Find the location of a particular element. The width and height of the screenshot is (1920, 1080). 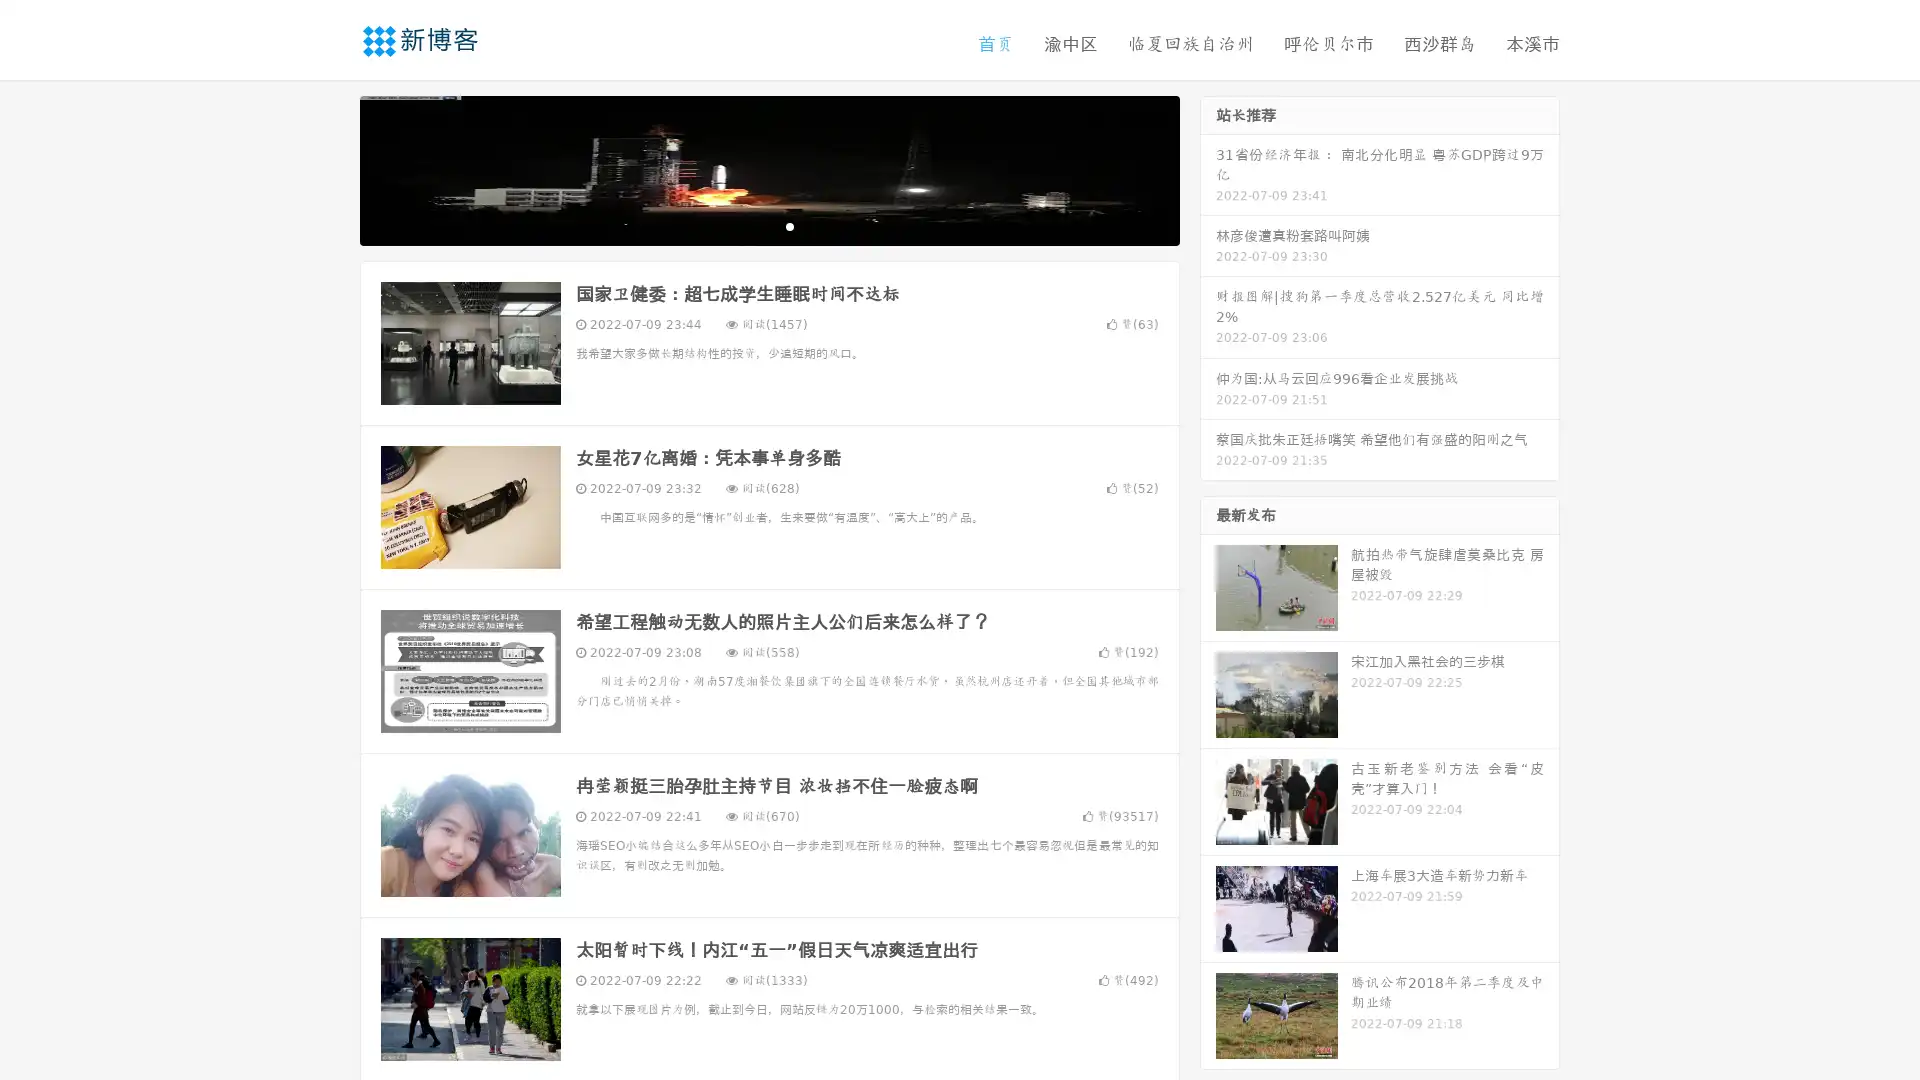

Previous slide is located at coordinates (330, 168).